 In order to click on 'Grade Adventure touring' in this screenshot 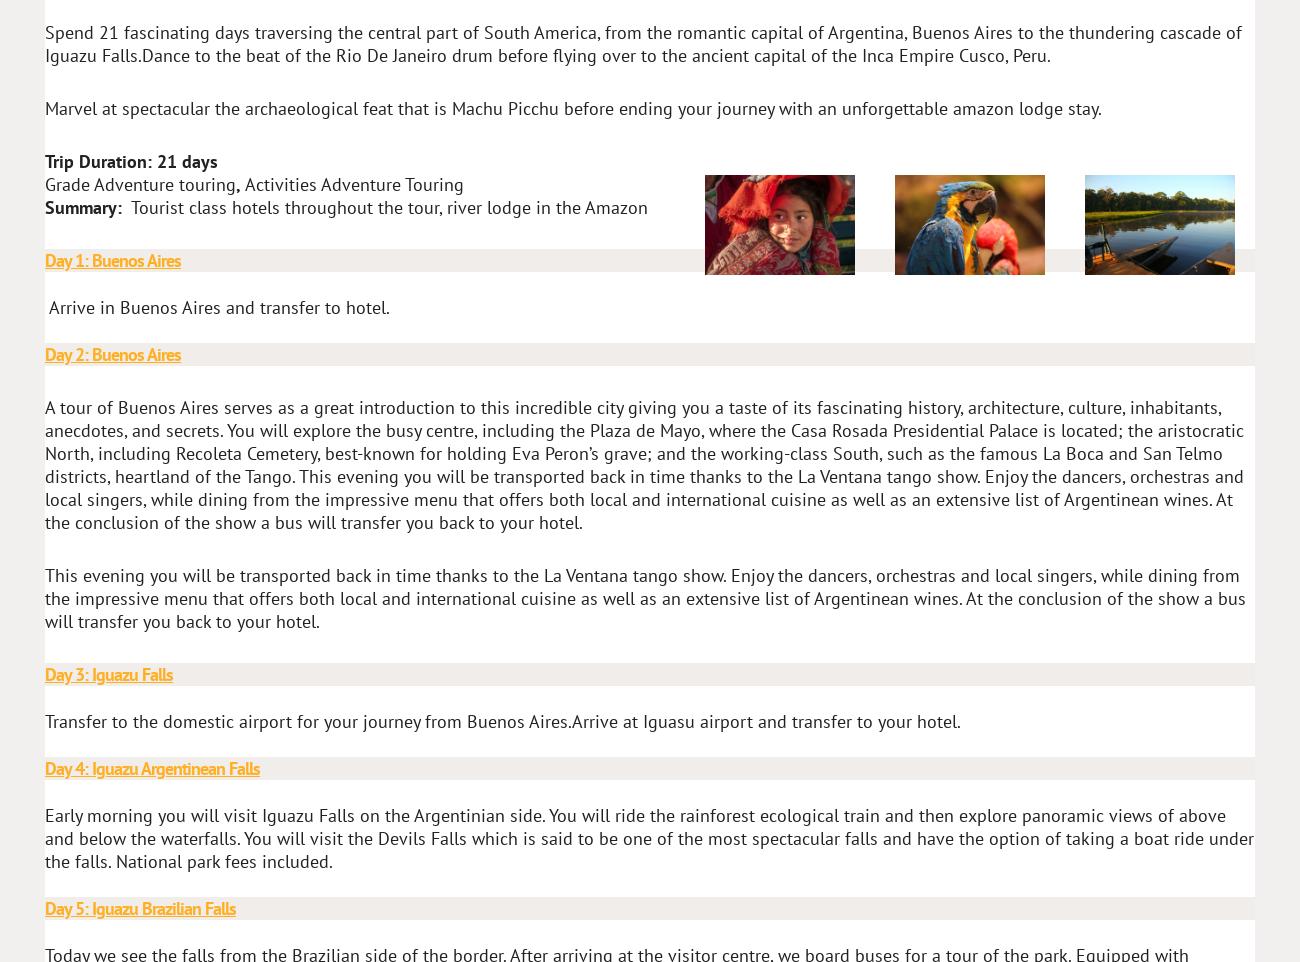, I will do `click(139, 184)`.